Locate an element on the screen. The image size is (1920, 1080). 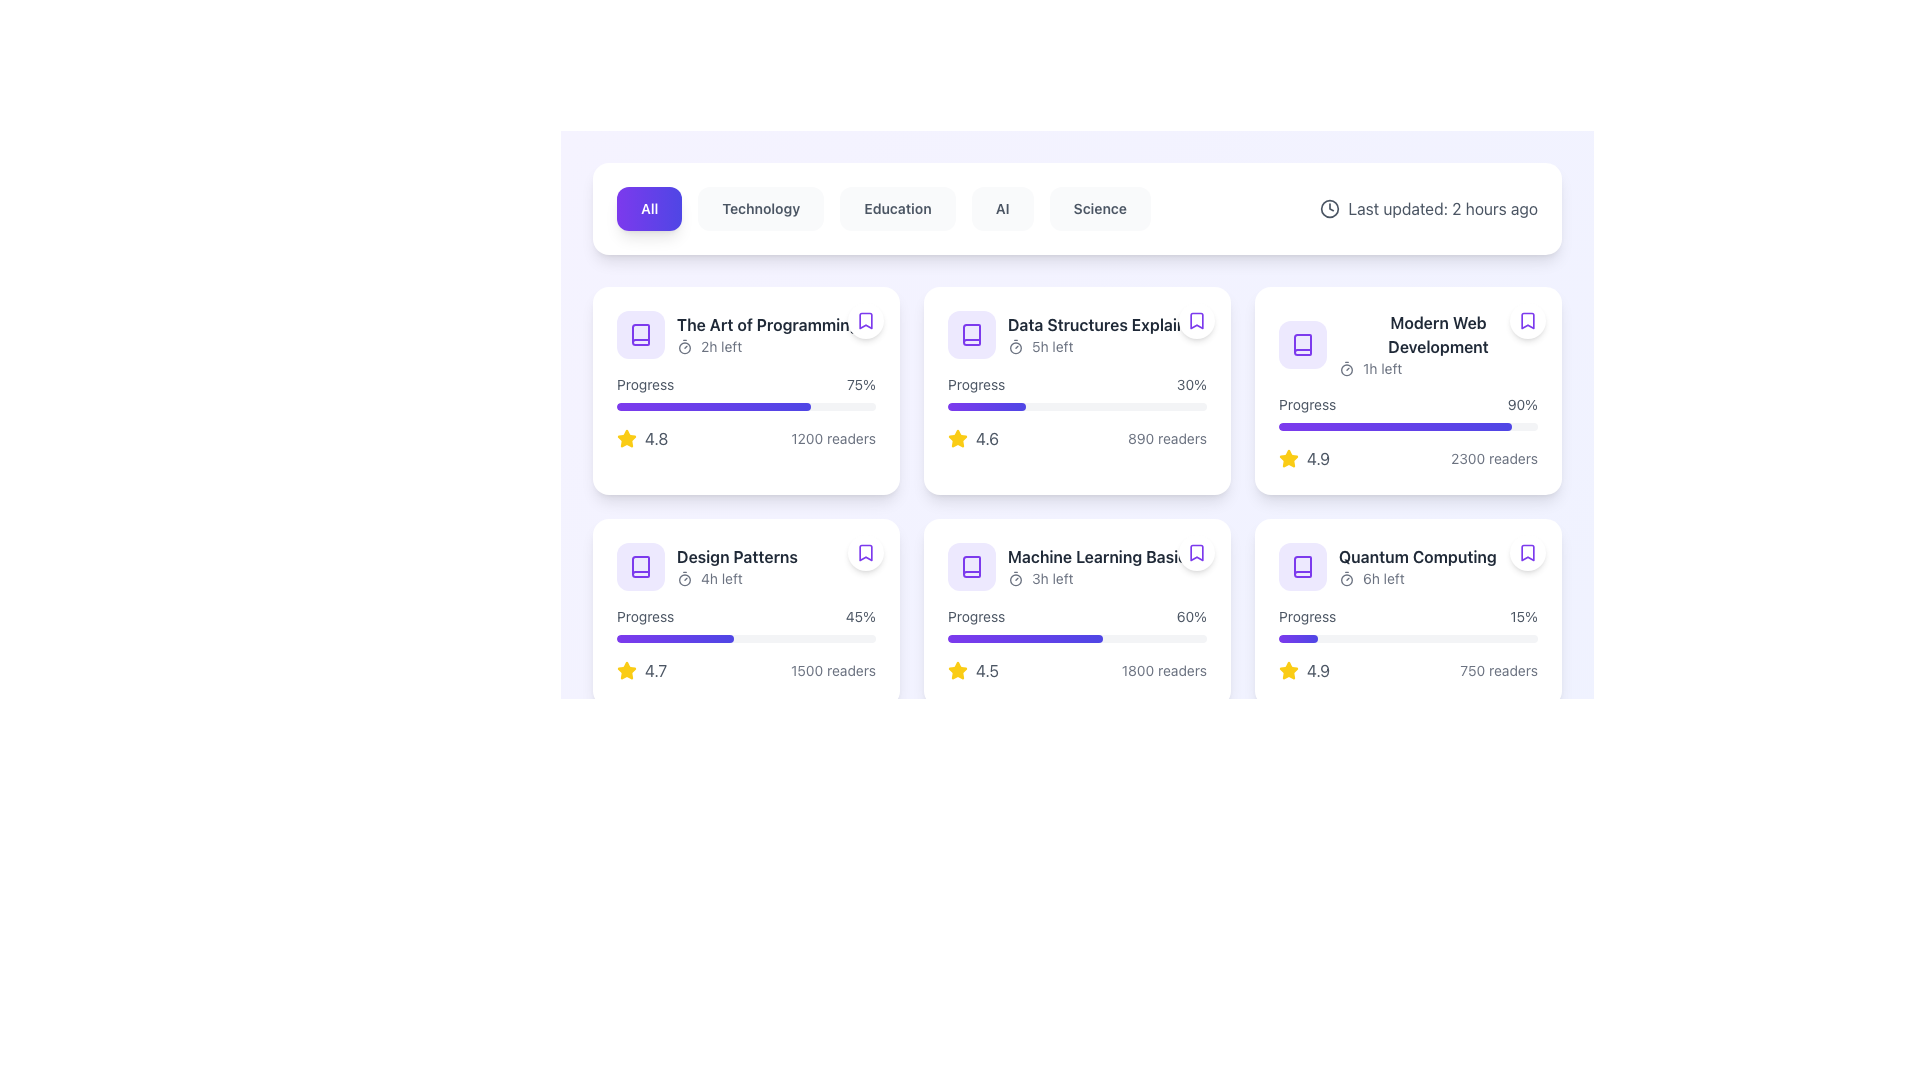
the book icon with purple accents located in the rightmost card titled 'Machine Learning Basics' in the second row of cards is located at coordinates (971, 567).